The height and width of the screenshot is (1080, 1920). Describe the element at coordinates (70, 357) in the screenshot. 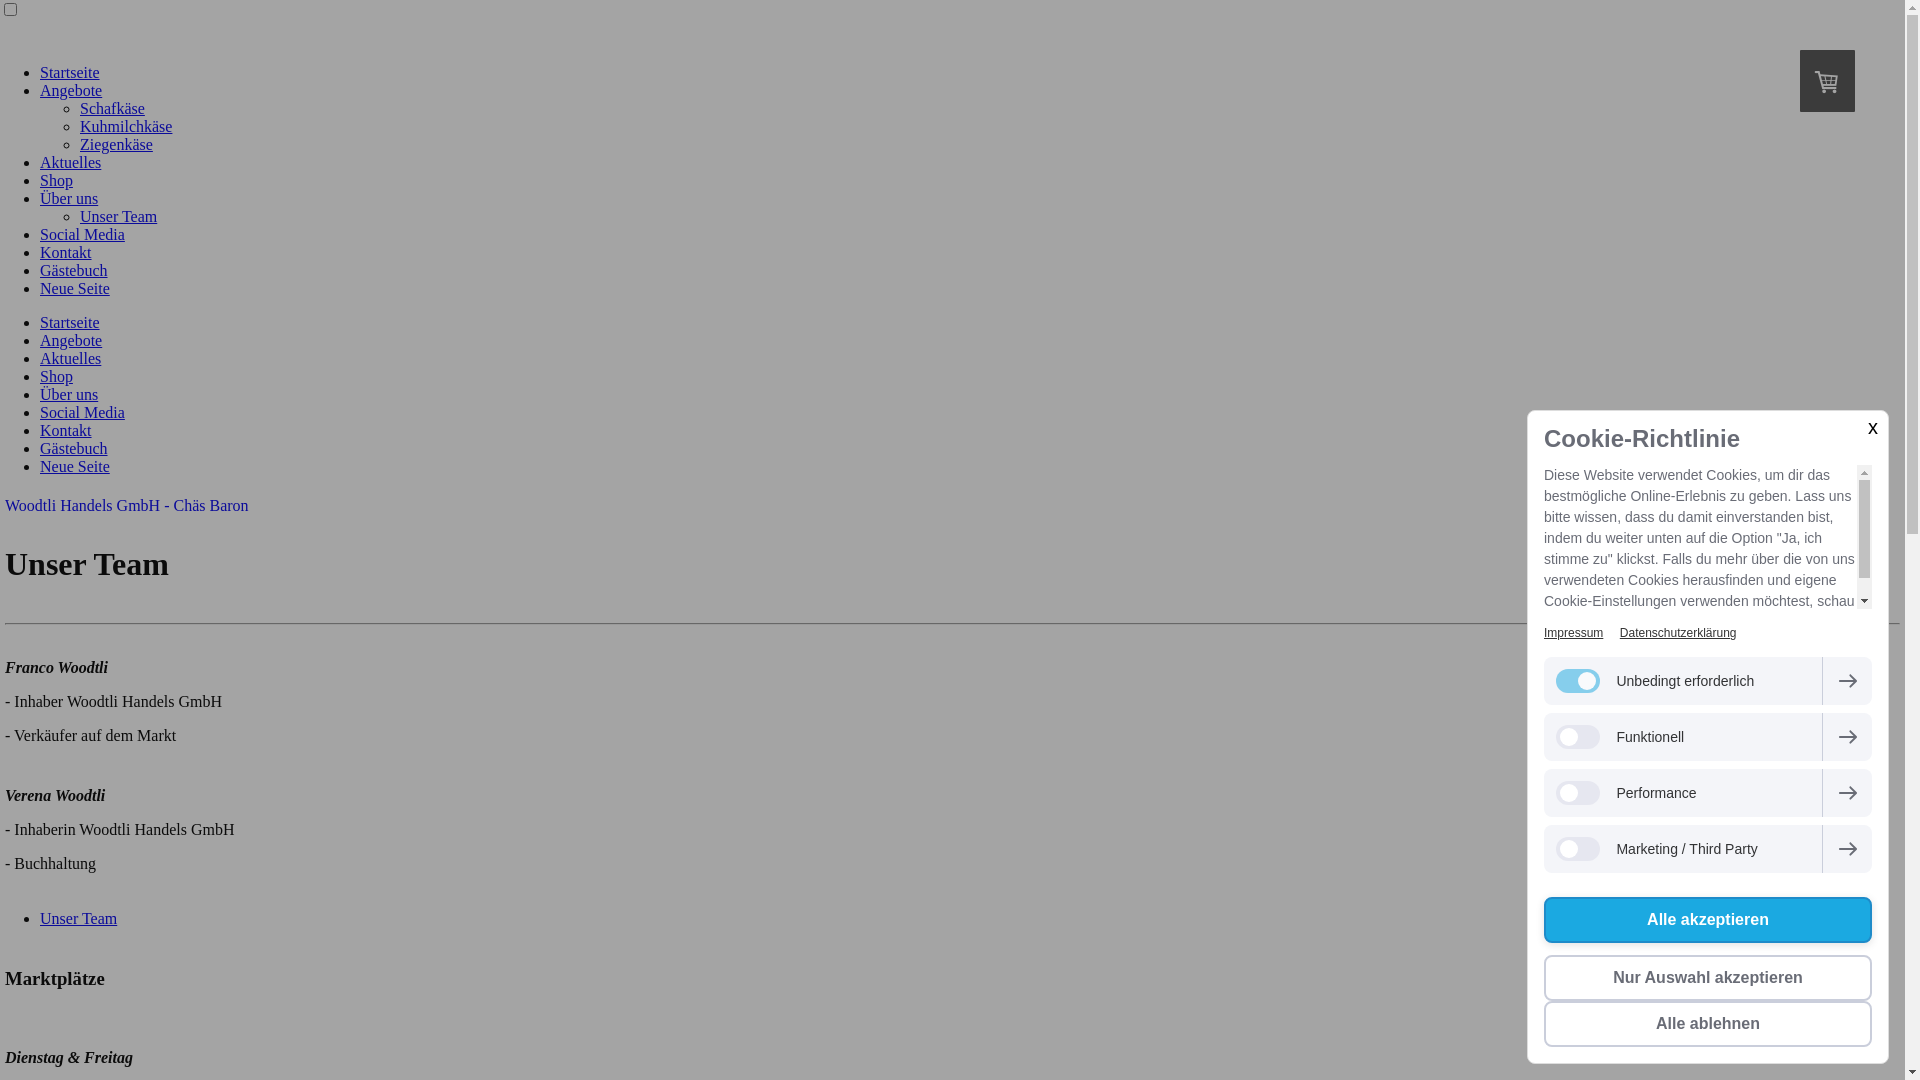

I see `'Aktuelles'` at that location.